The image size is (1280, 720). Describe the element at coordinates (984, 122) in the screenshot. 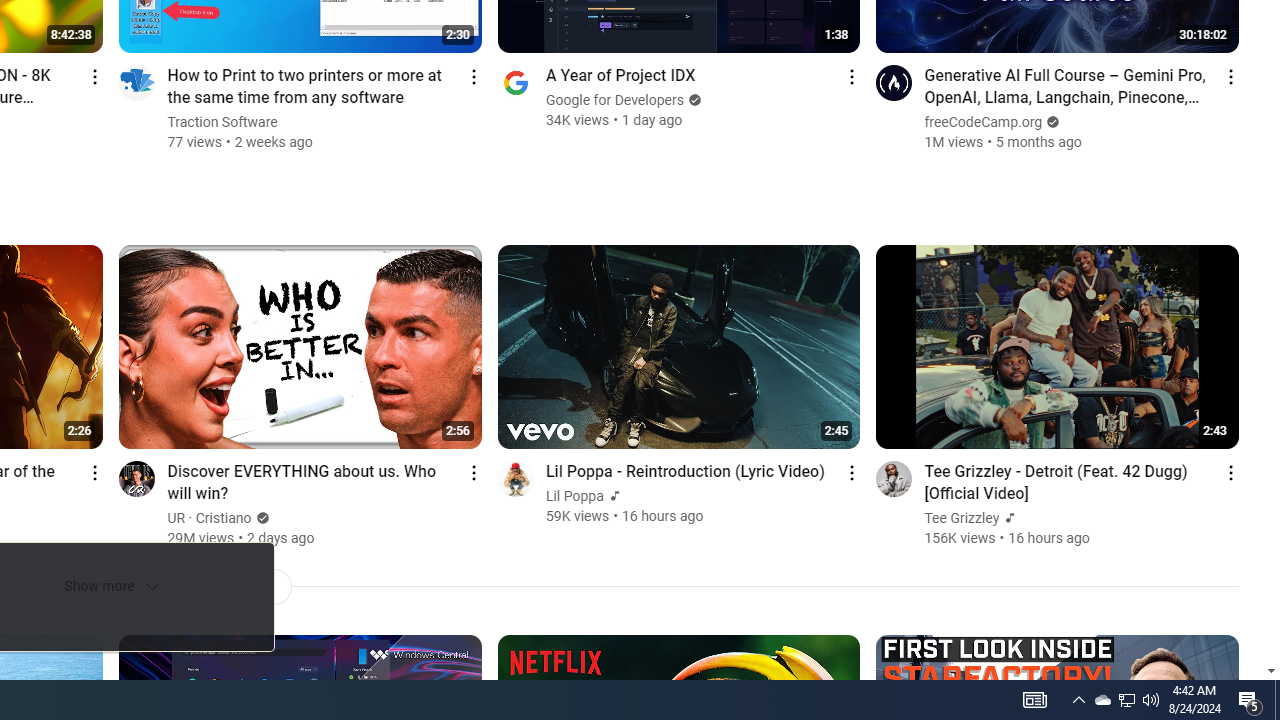

I see `'freeCodeCamp.org'` at that location.